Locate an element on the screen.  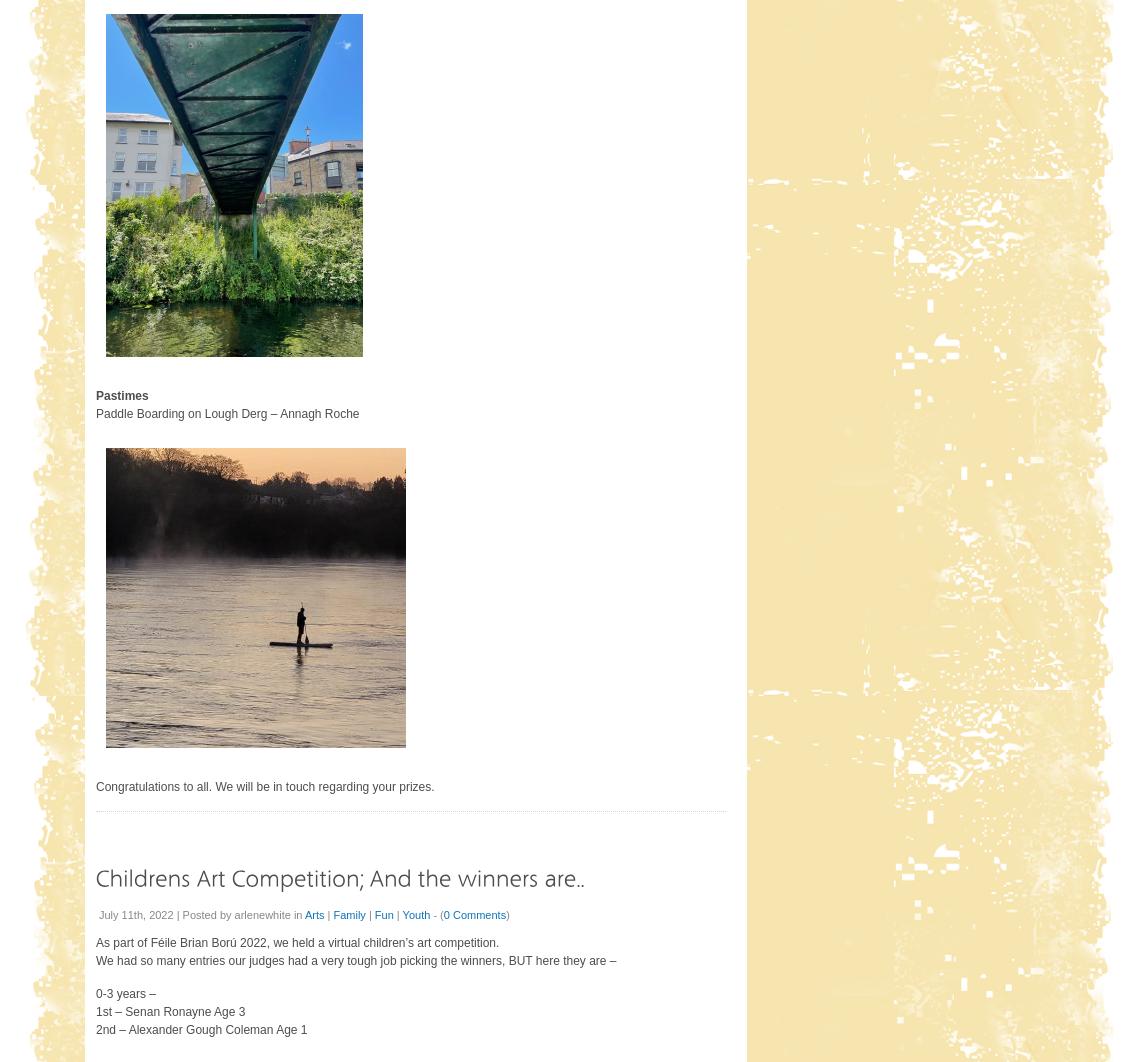
'- (' is located at coordinates (436, 912).